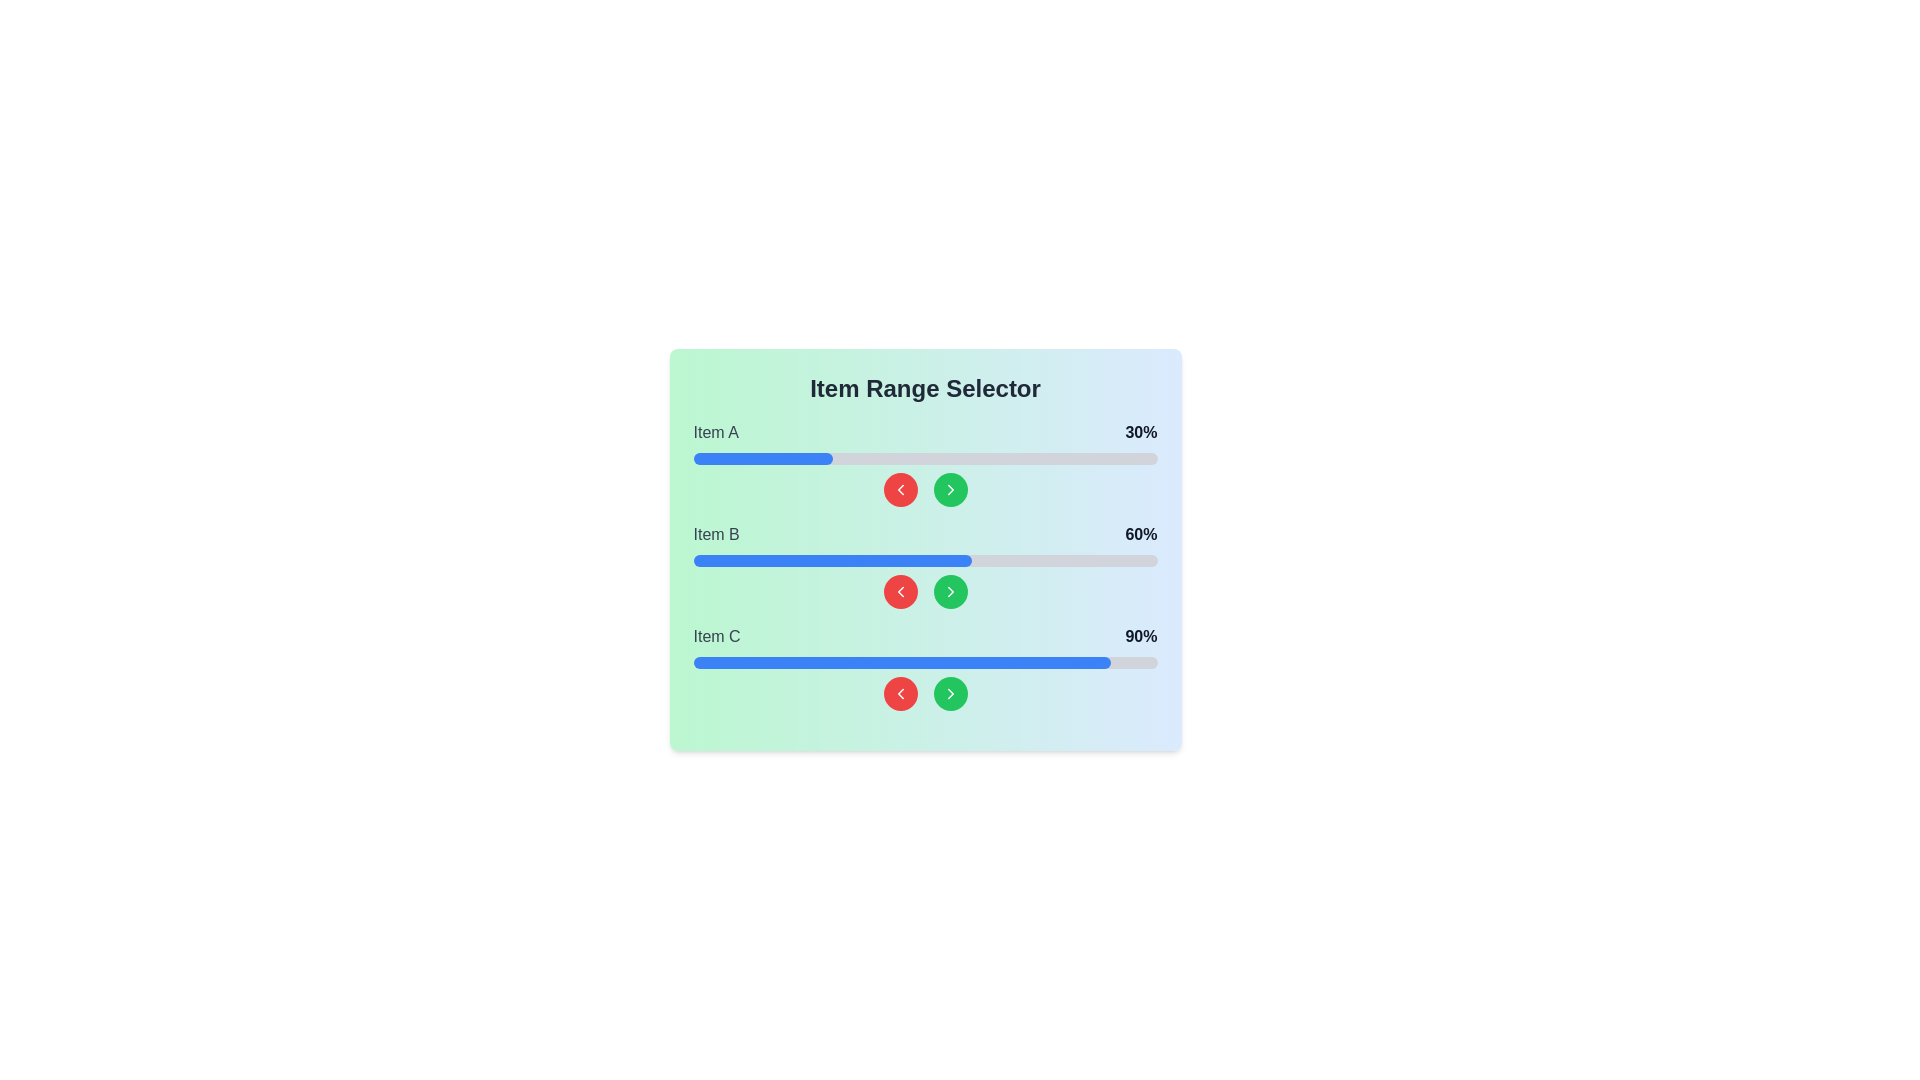 The height and width of the screenshot is (1080, 1920). What do you see at coordinates (924, 693) in the screenshot?
I see `the green button on the button group located below the progress bar of 'Item C' to increase the value` at bounding box center [924, 693].